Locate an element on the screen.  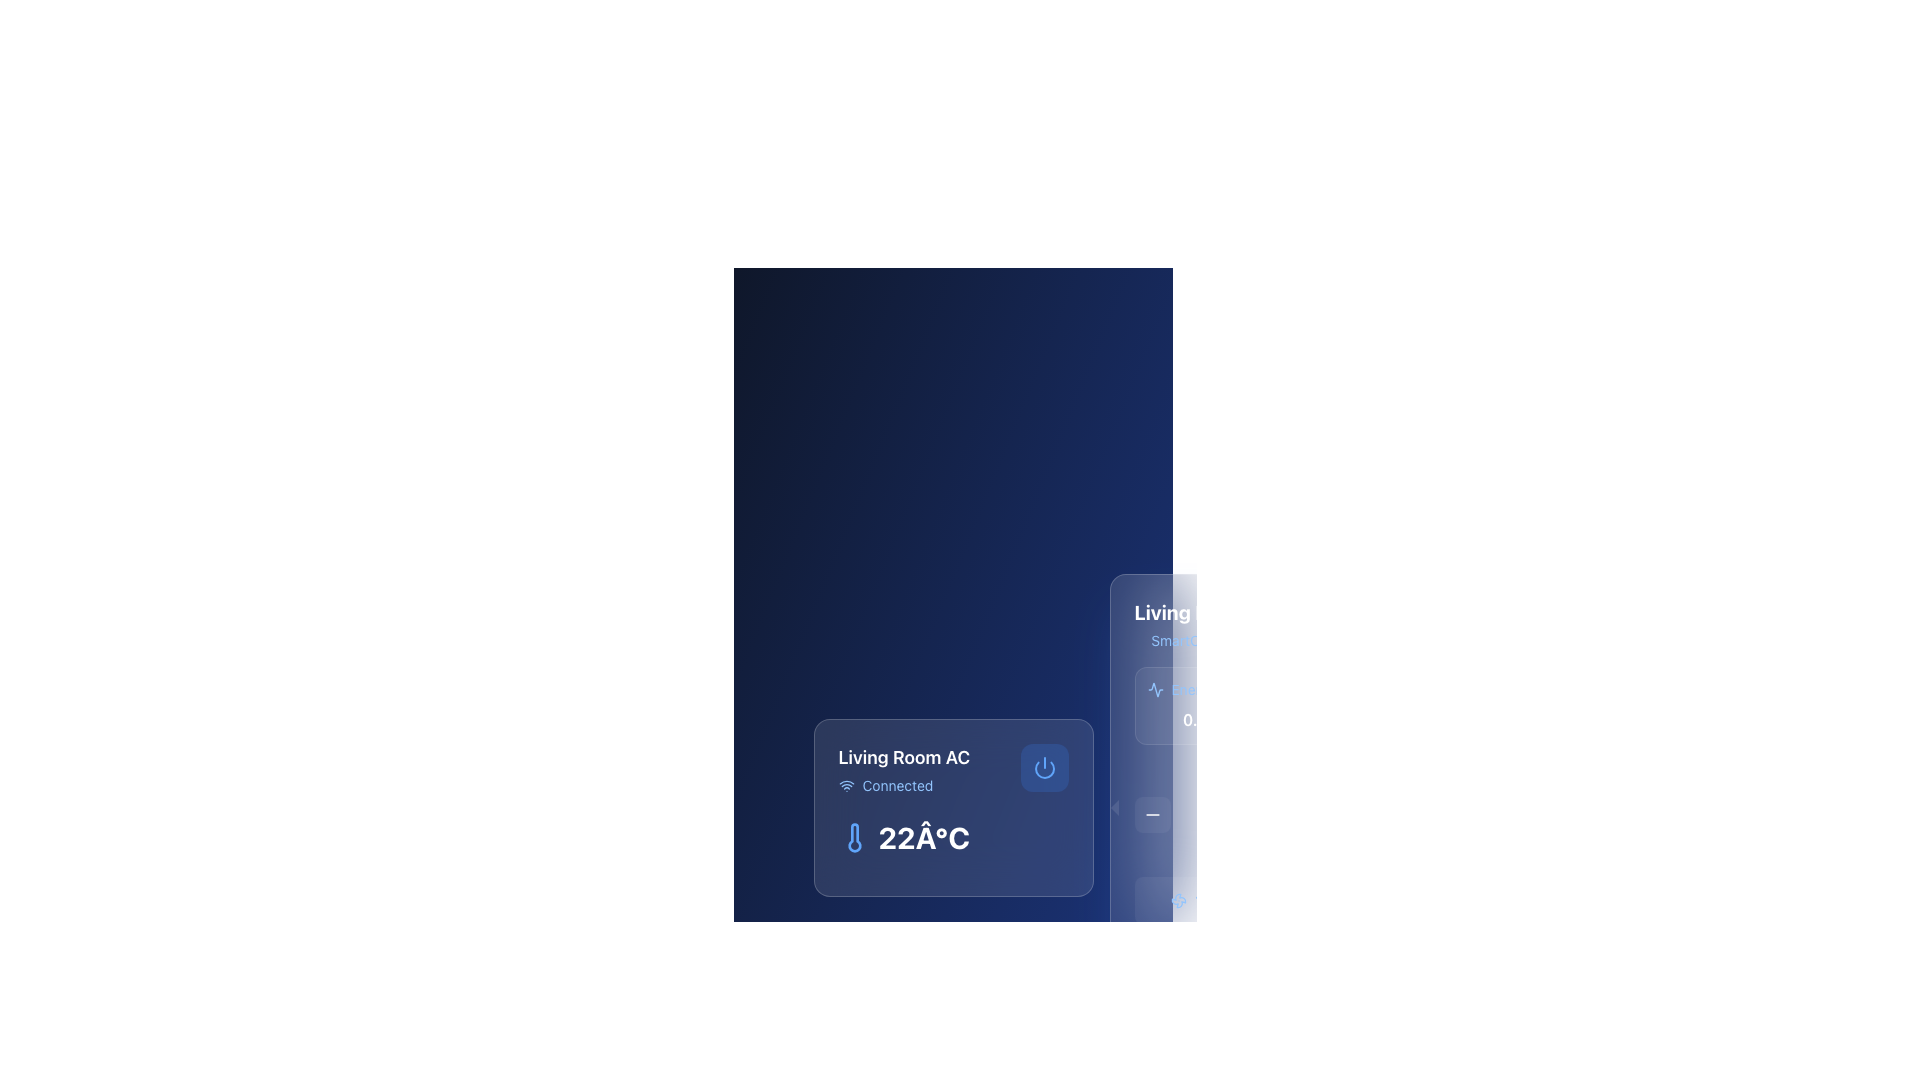
the leftmost button, which is a small rounded rectangle with a centered minus icon is located at coordinates (1152, 814).